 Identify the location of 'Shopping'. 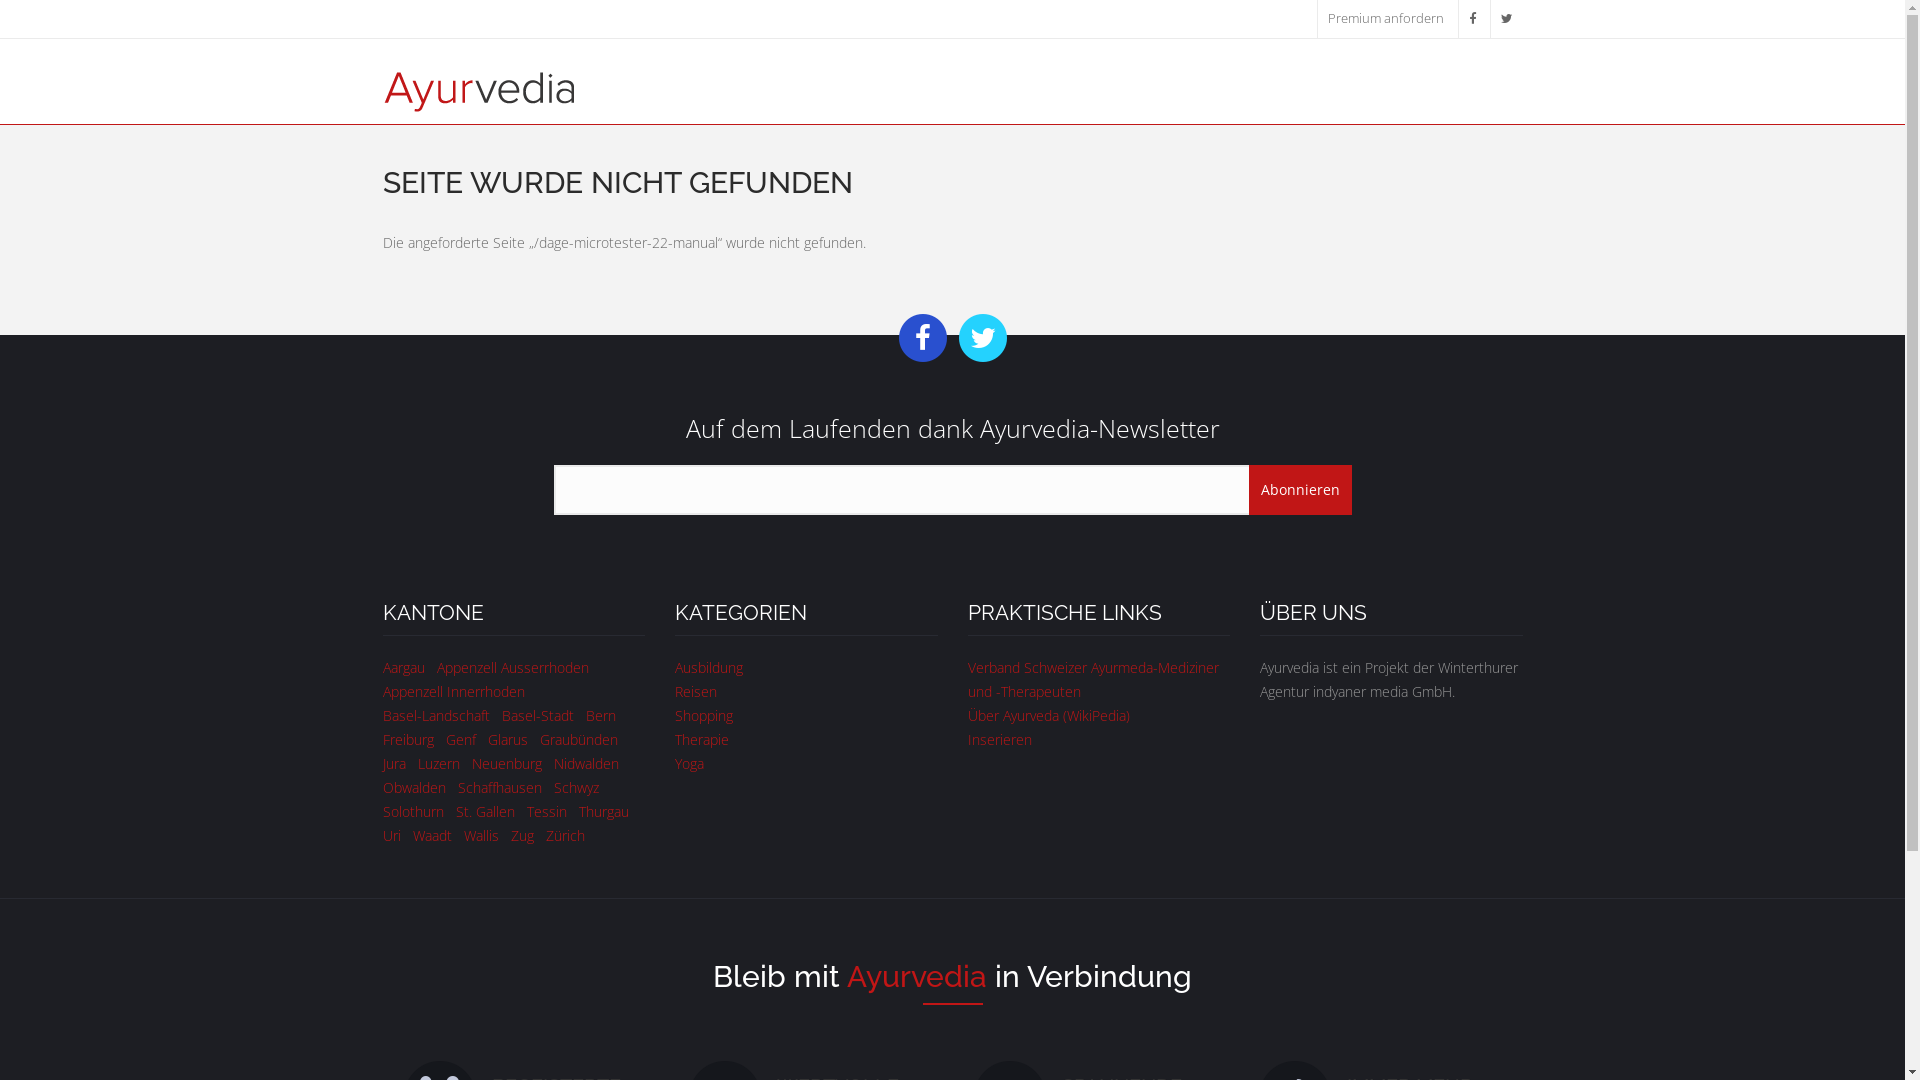
(675, 714).